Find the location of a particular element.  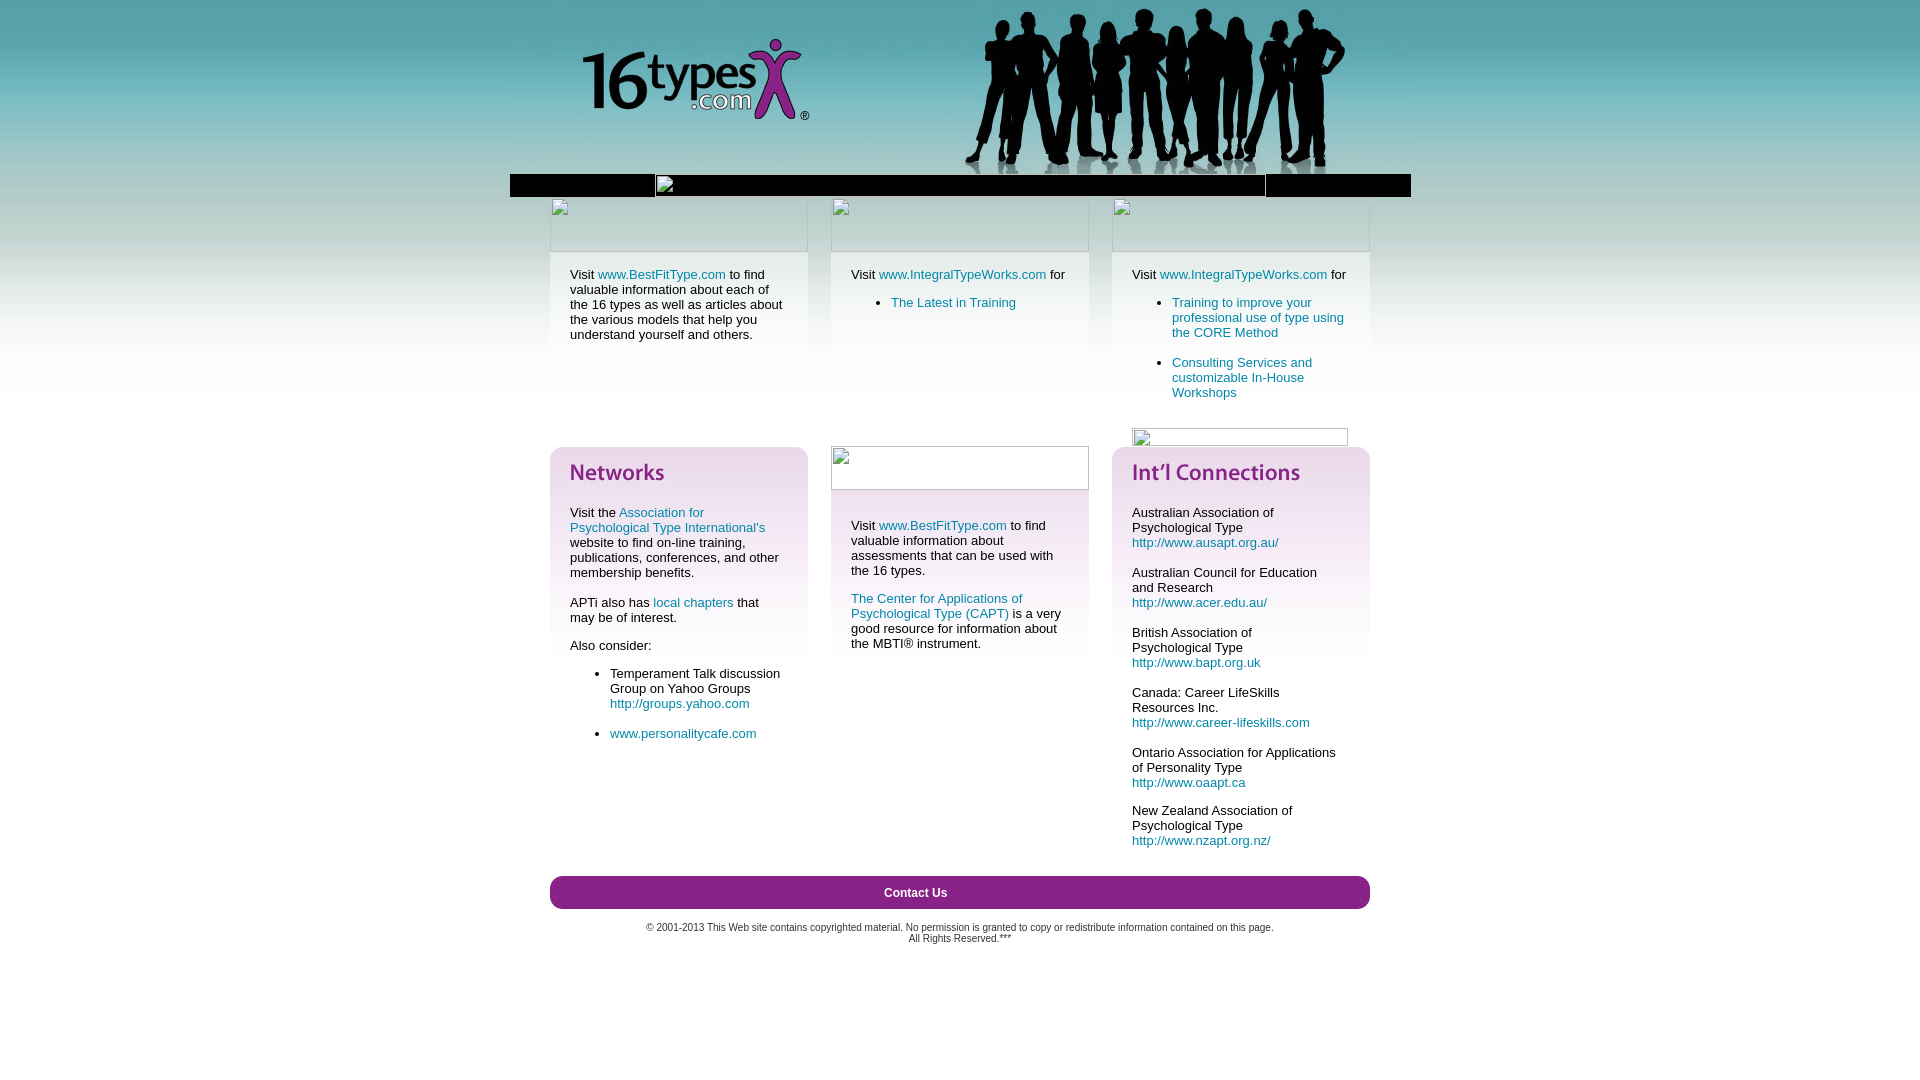

'Contact Us' is located at coordinates (882, 892).